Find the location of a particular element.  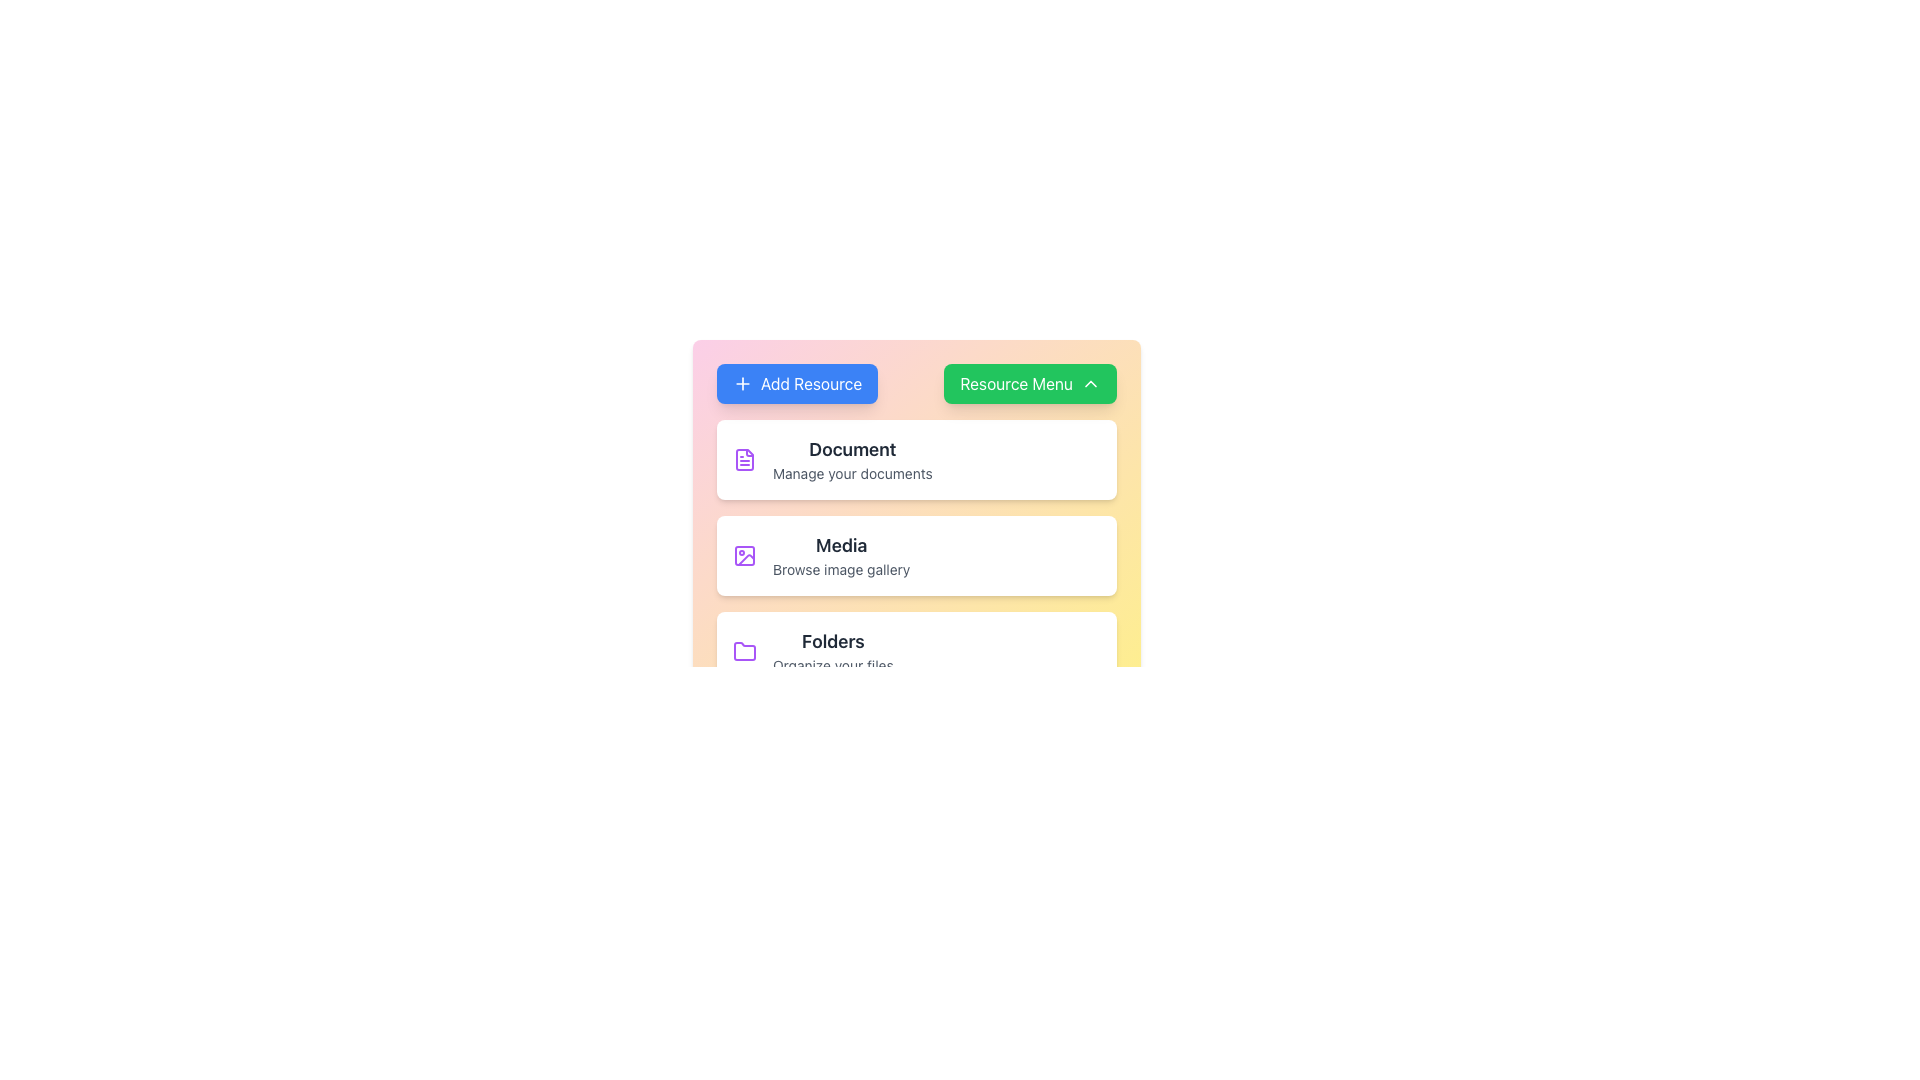

the 'Document' icon is located at coordinates (743, 459).